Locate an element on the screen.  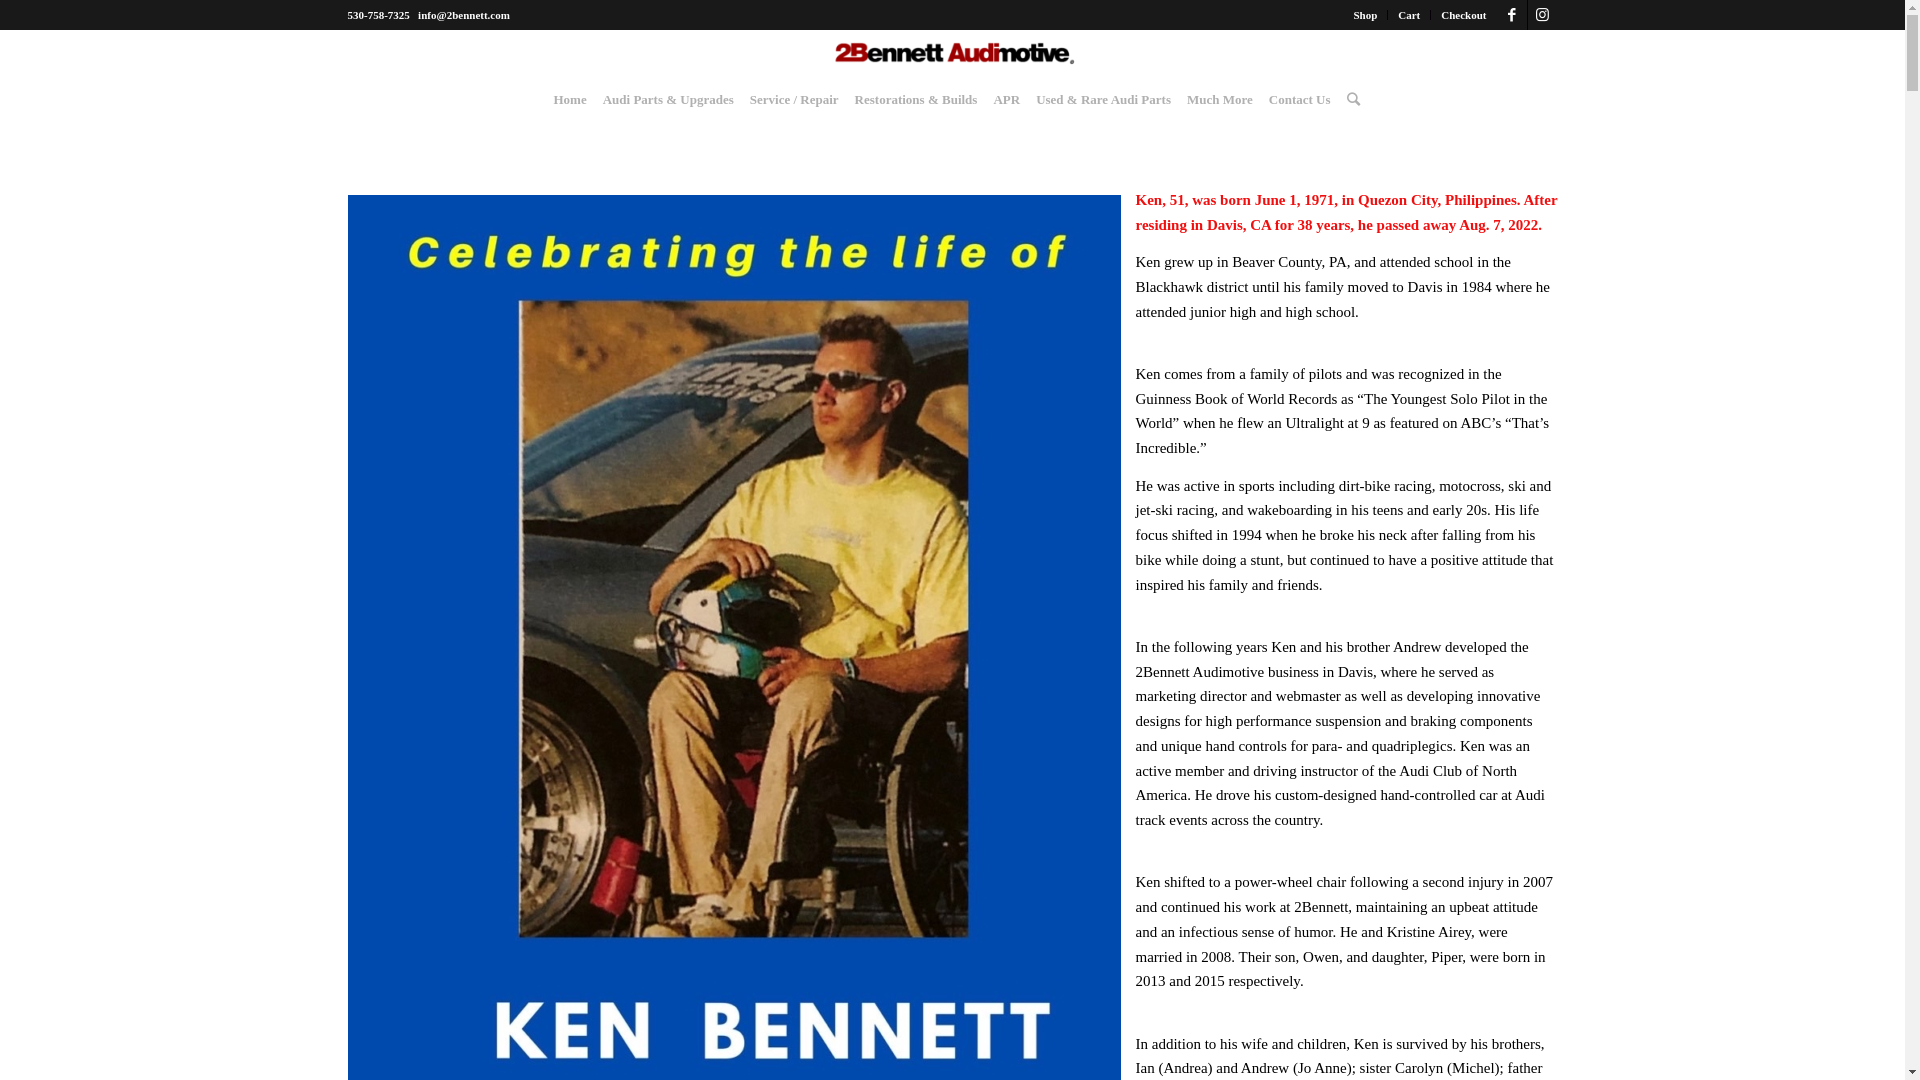
'Audi Parts & Upgrades' is located at coordinates (668, 100).